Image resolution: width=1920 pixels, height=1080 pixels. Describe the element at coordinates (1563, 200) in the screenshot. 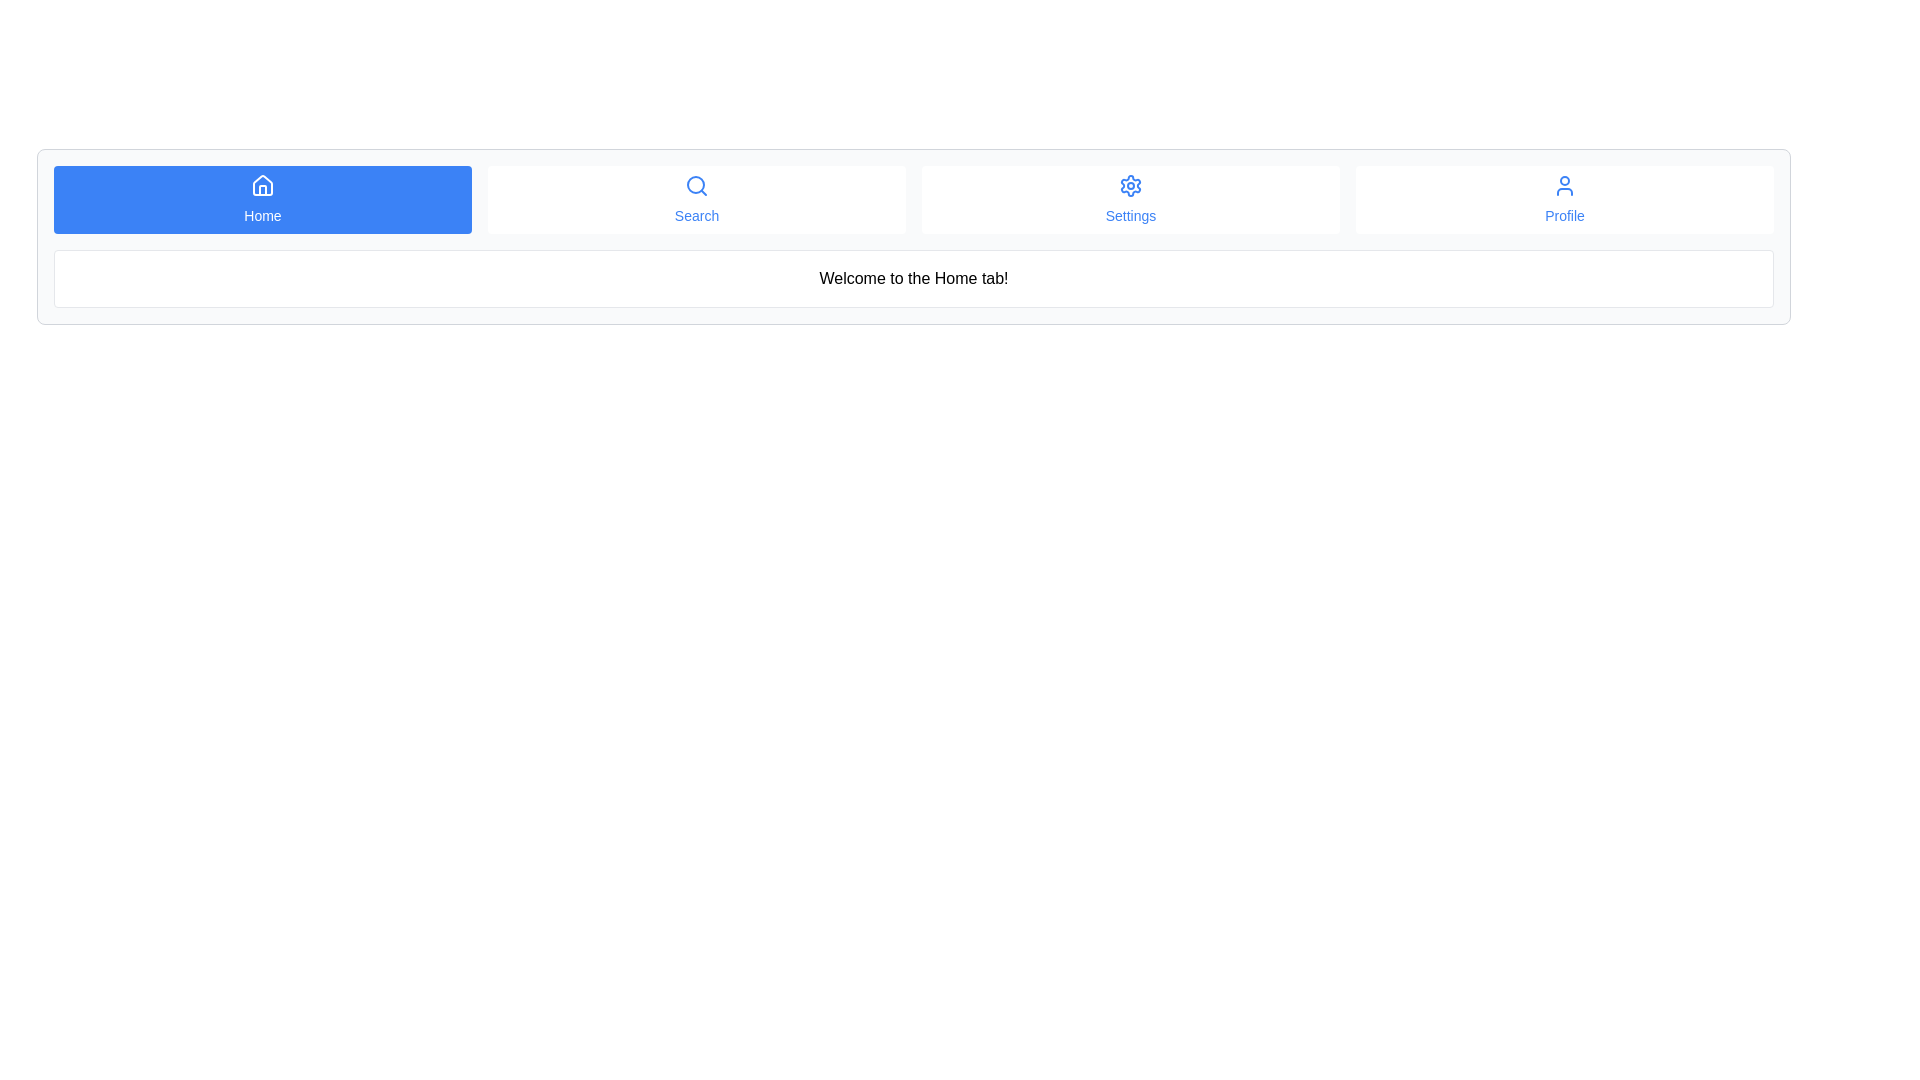

I see `the 'Profile' button, which is a vertically aligned button with a user icon and text beneath it, located at the far-right in the top navigation bar` at that location.